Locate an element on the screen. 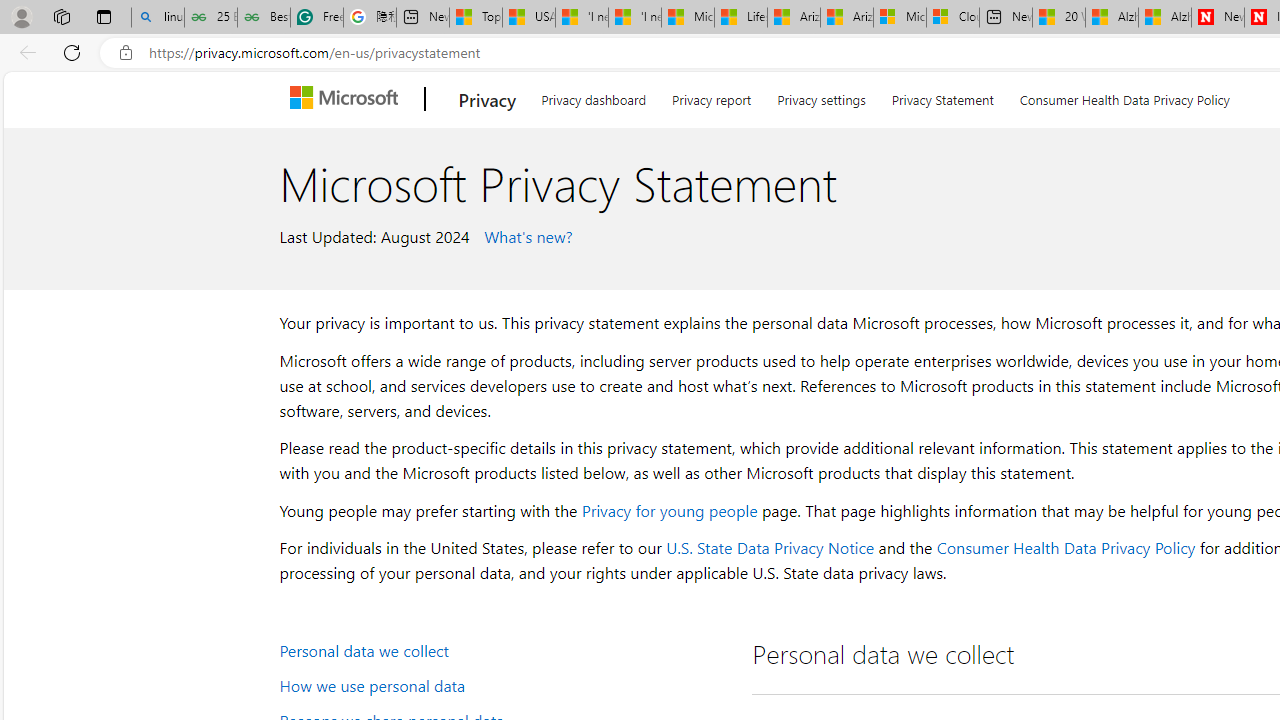 The height and width of the screenshot is (720, 1280). 'Privacy Statement' is located at coordinates (941, 96).